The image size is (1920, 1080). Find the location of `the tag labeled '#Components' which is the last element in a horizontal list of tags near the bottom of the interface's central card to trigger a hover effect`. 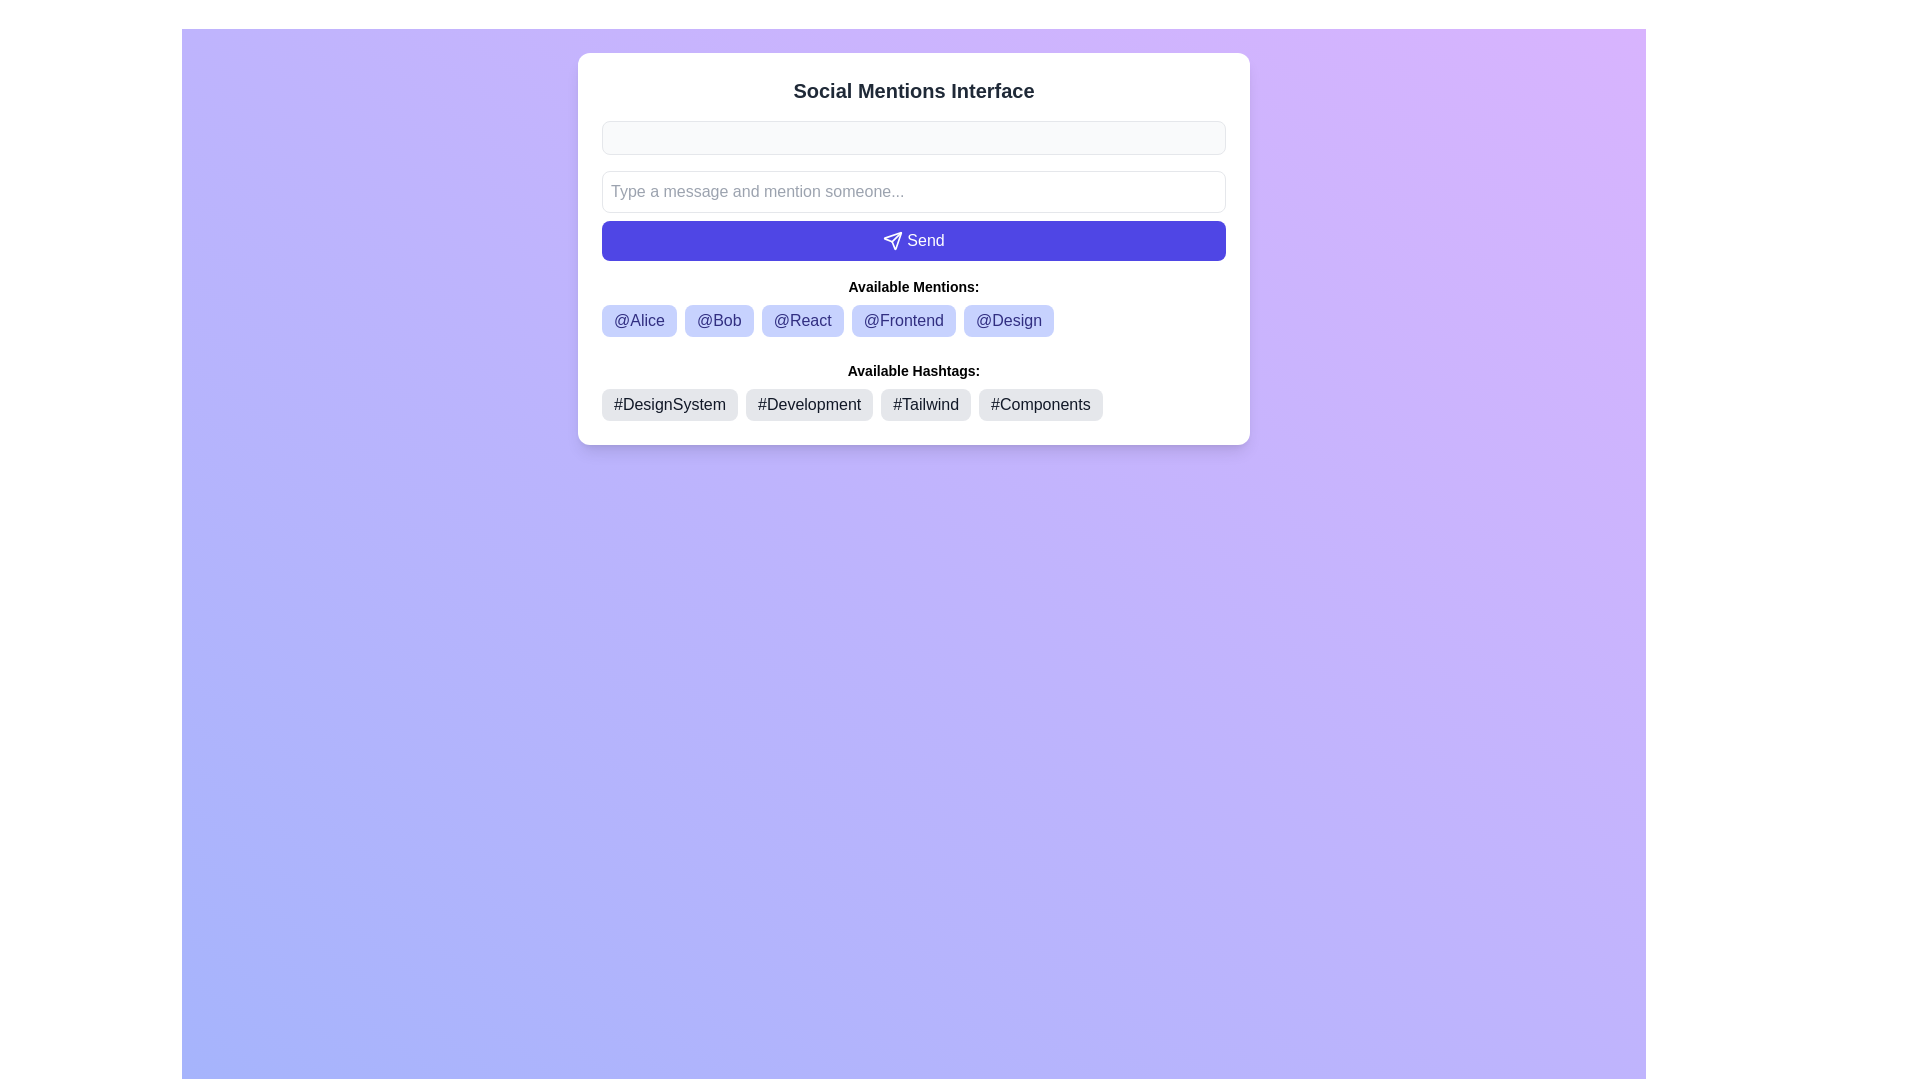

the tag labeled '#Components' which is the last element in a horizontal list of tags near the bottom of the interface's central card to trigger a hover effect is located at coordinates (1040, 405).